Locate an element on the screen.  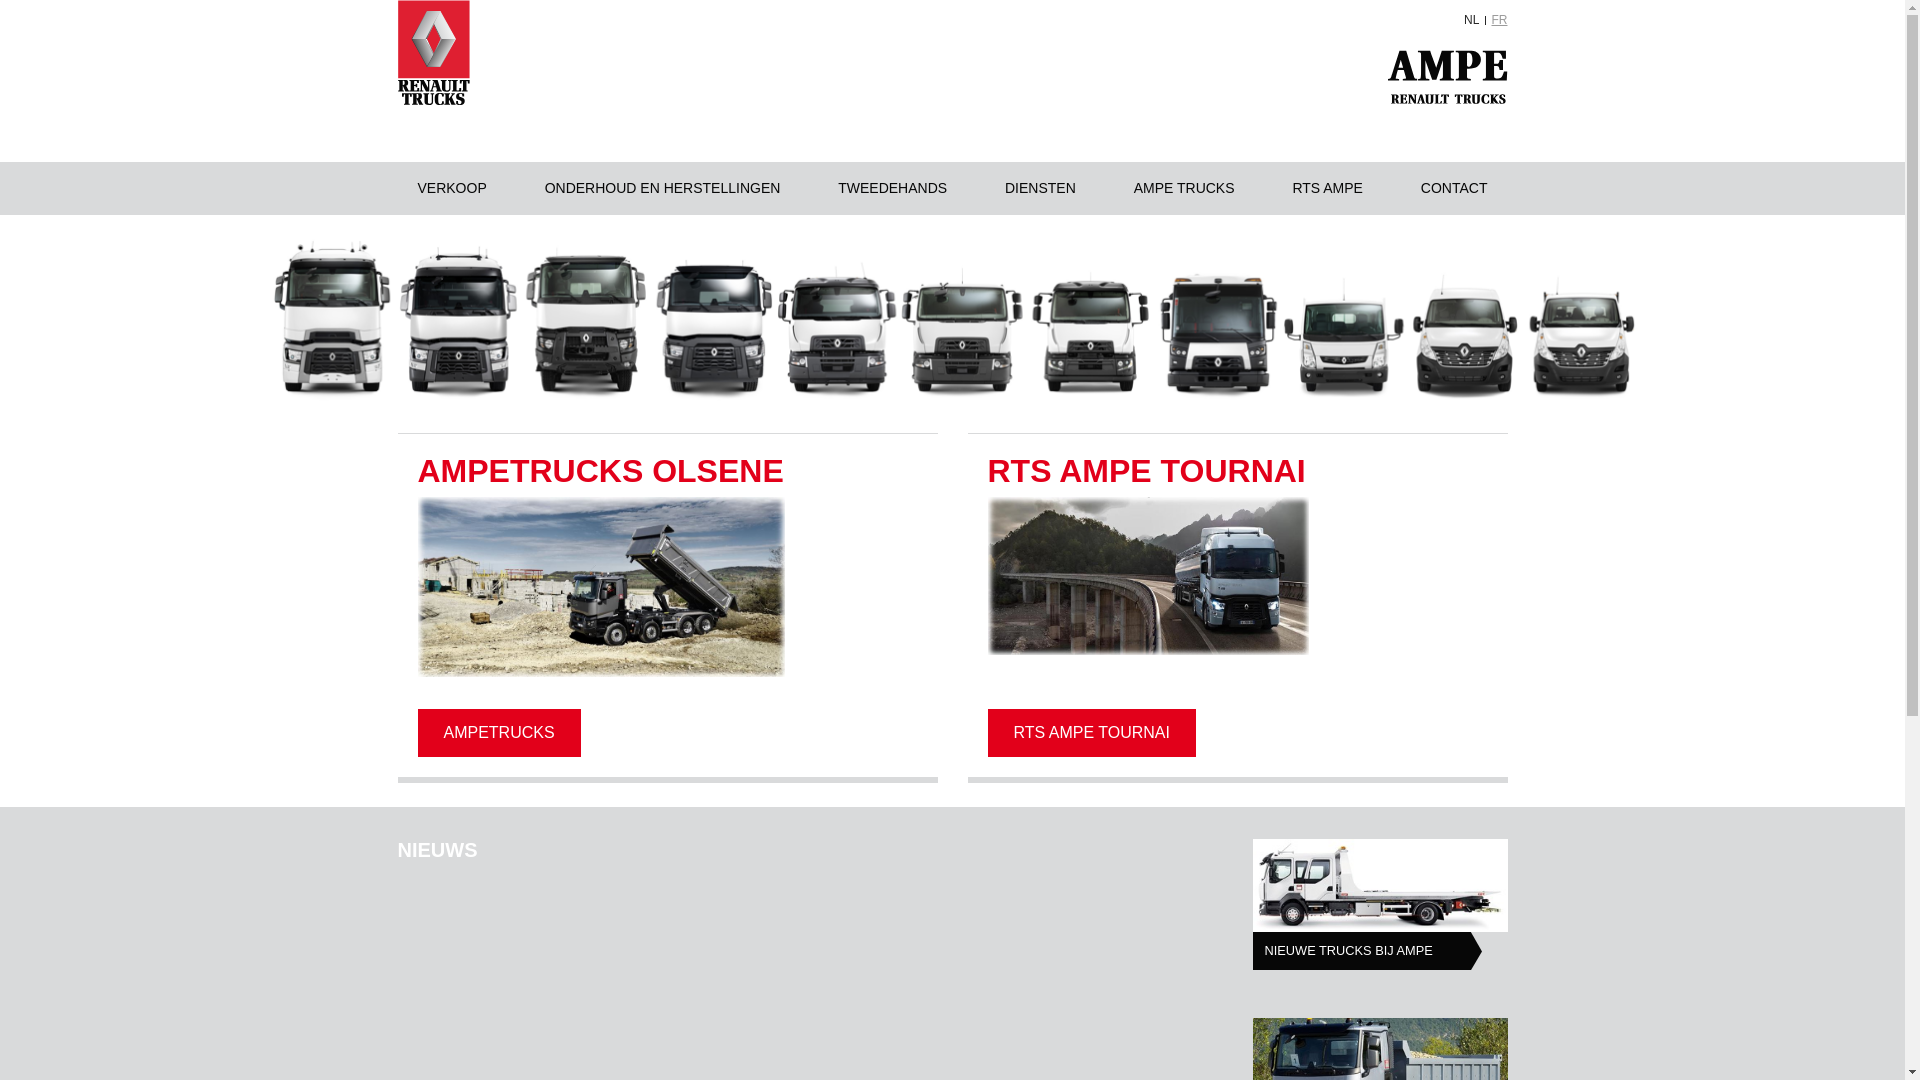
'VERKOOP' is located at coordinates (451, 188).